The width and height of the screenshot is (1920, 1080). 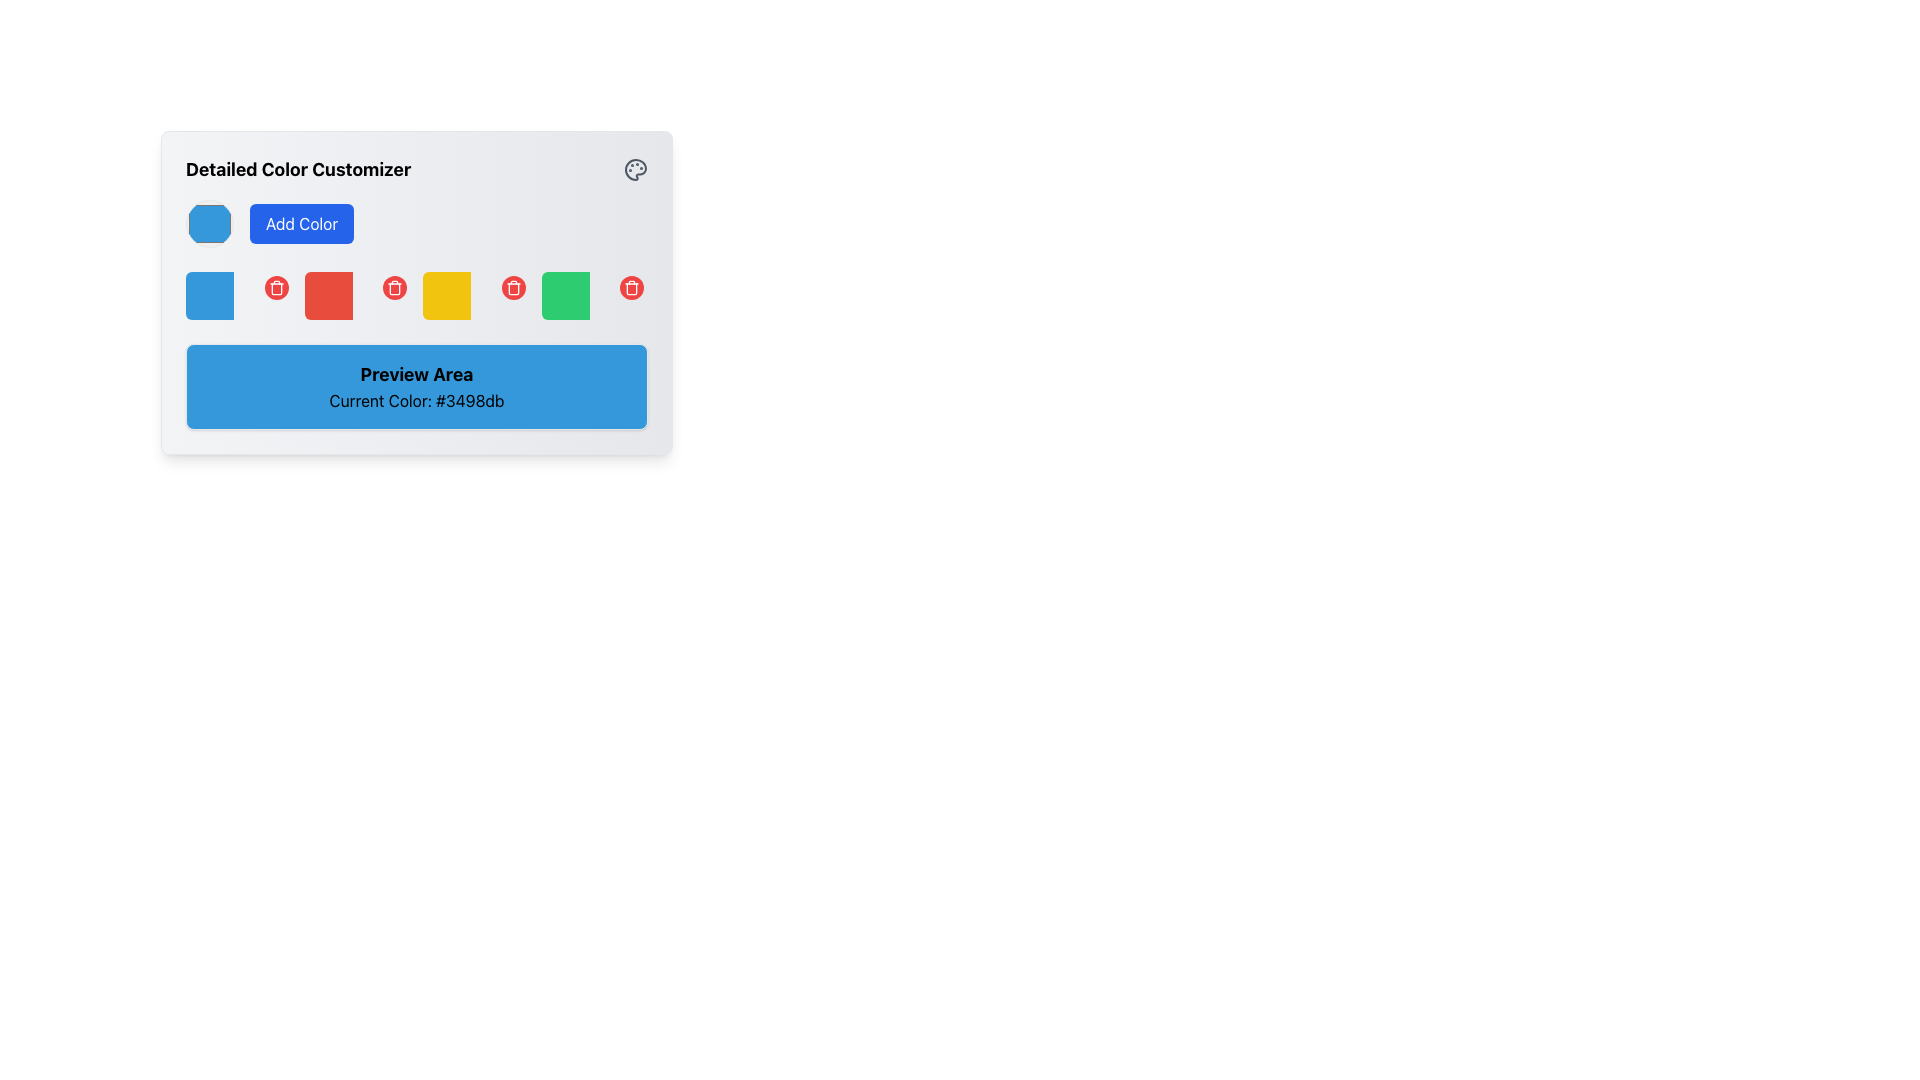 What do you see at coordinates (394, 288) in the screenshot?
I see `the fourth red trash icon button` at bounding box center [394, 288].